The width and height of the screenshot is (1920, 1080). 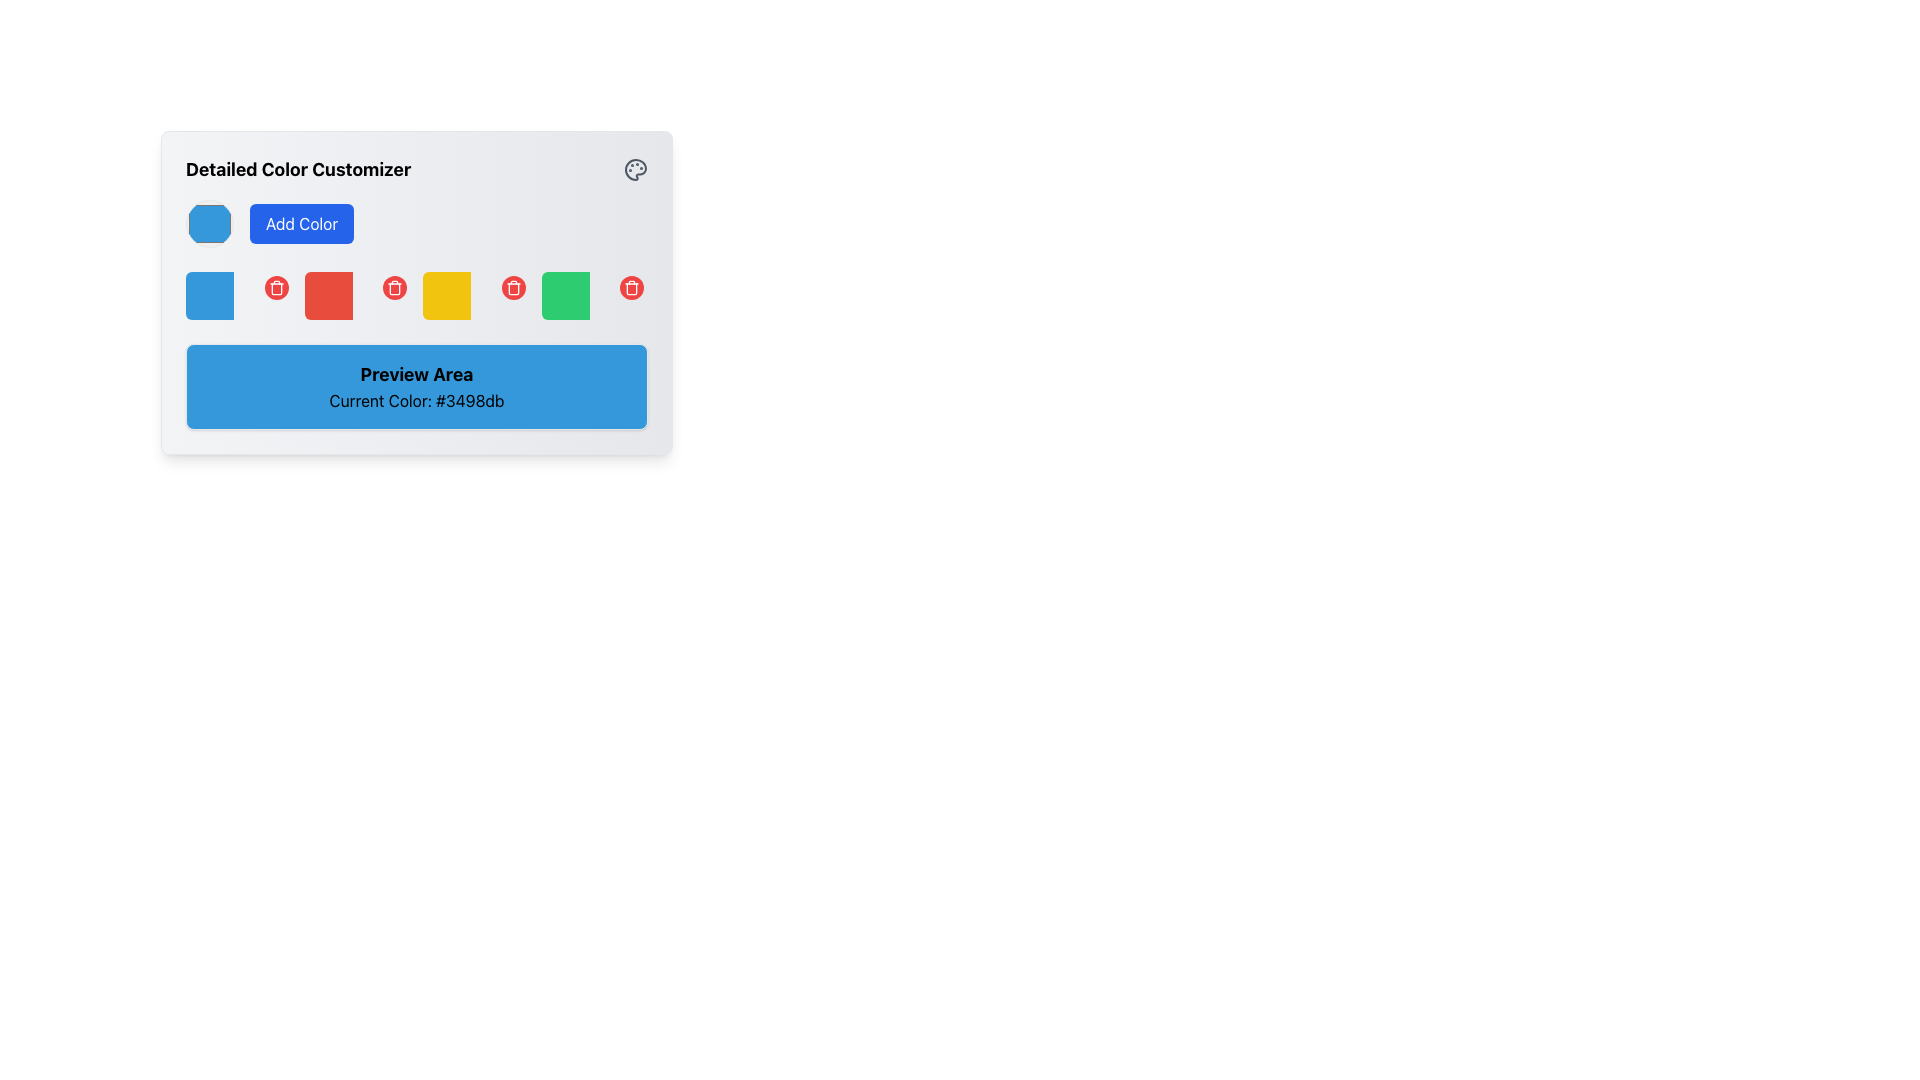 What do you see at coordinates (394, 288) in the screenshot?
I see `the fourth red trash icon button` at bounding box center [394, 288].